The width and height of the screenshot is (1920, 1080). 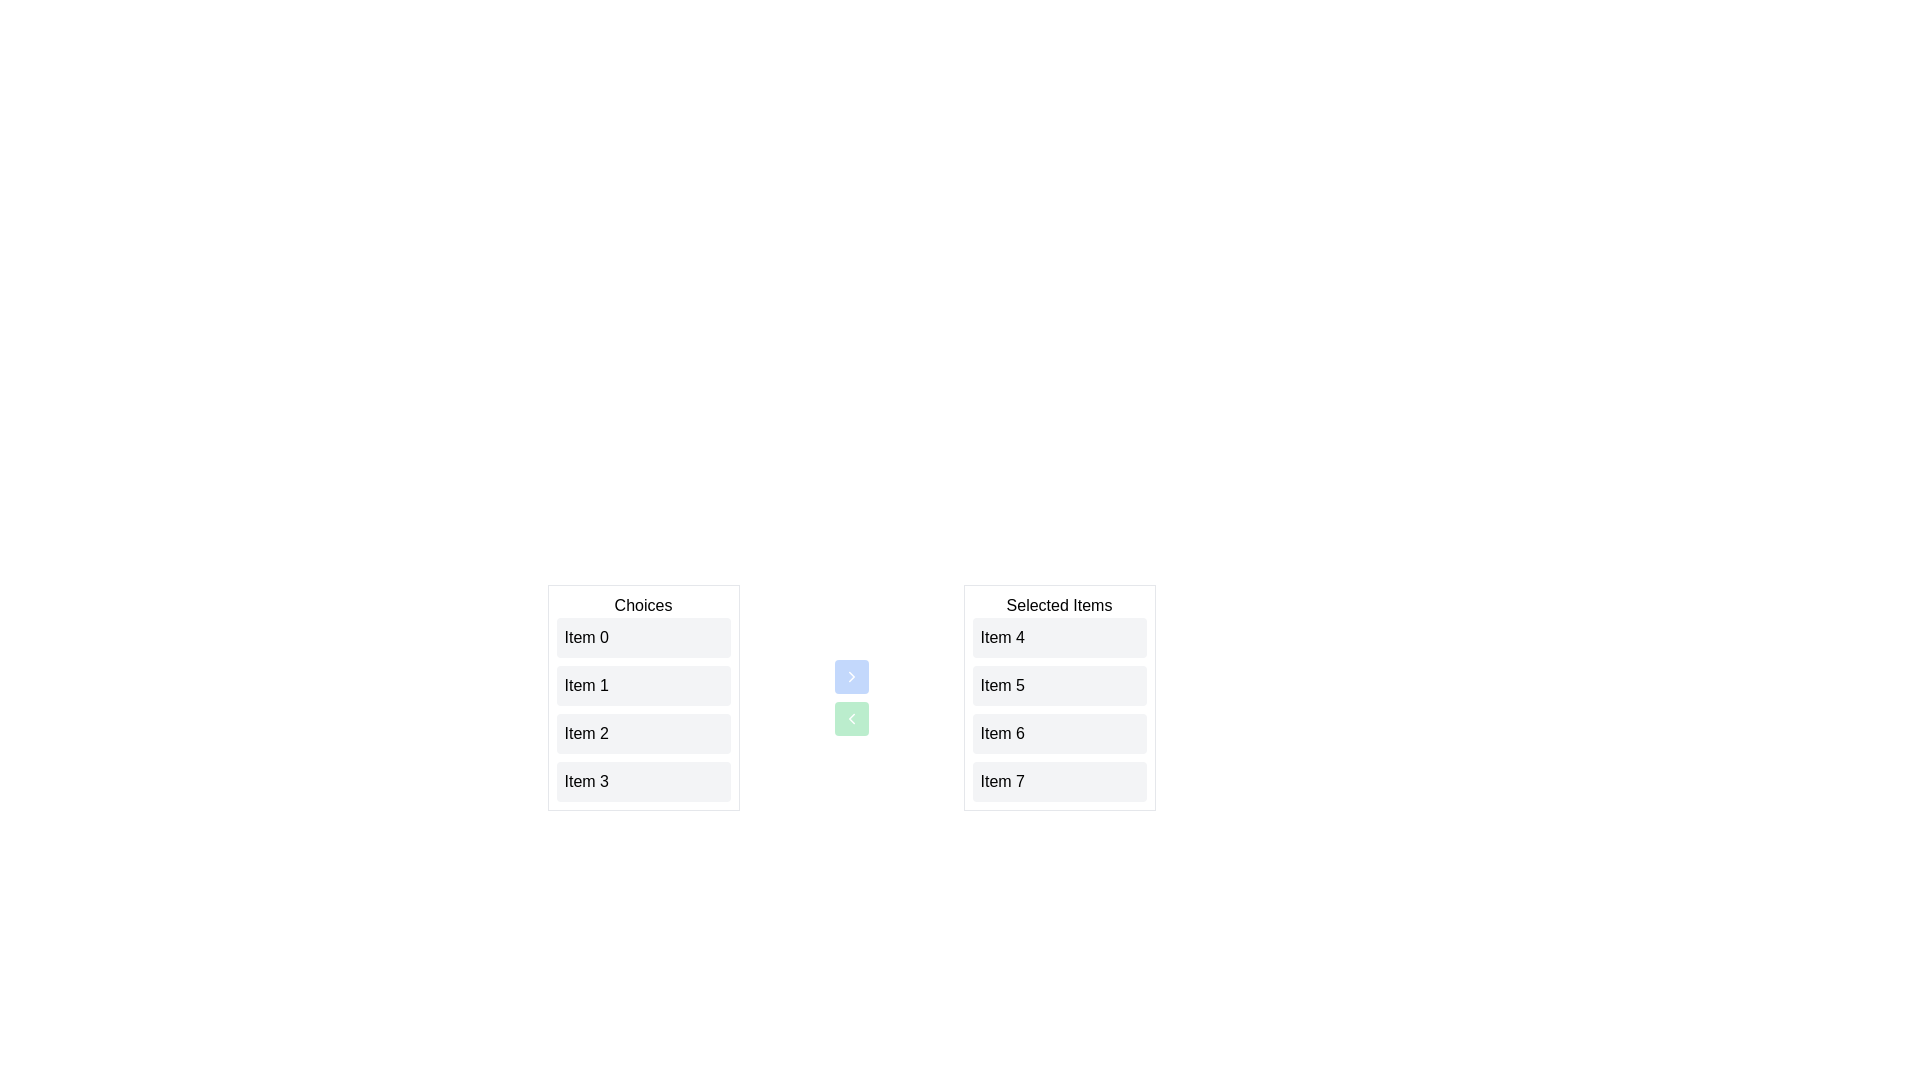 I want to click on the text label displaying 'Item 5', which is the second label in the list under 'Selected Items', positioned between 'Item 4' and 'Item 6', so click(x=1002, y=685).